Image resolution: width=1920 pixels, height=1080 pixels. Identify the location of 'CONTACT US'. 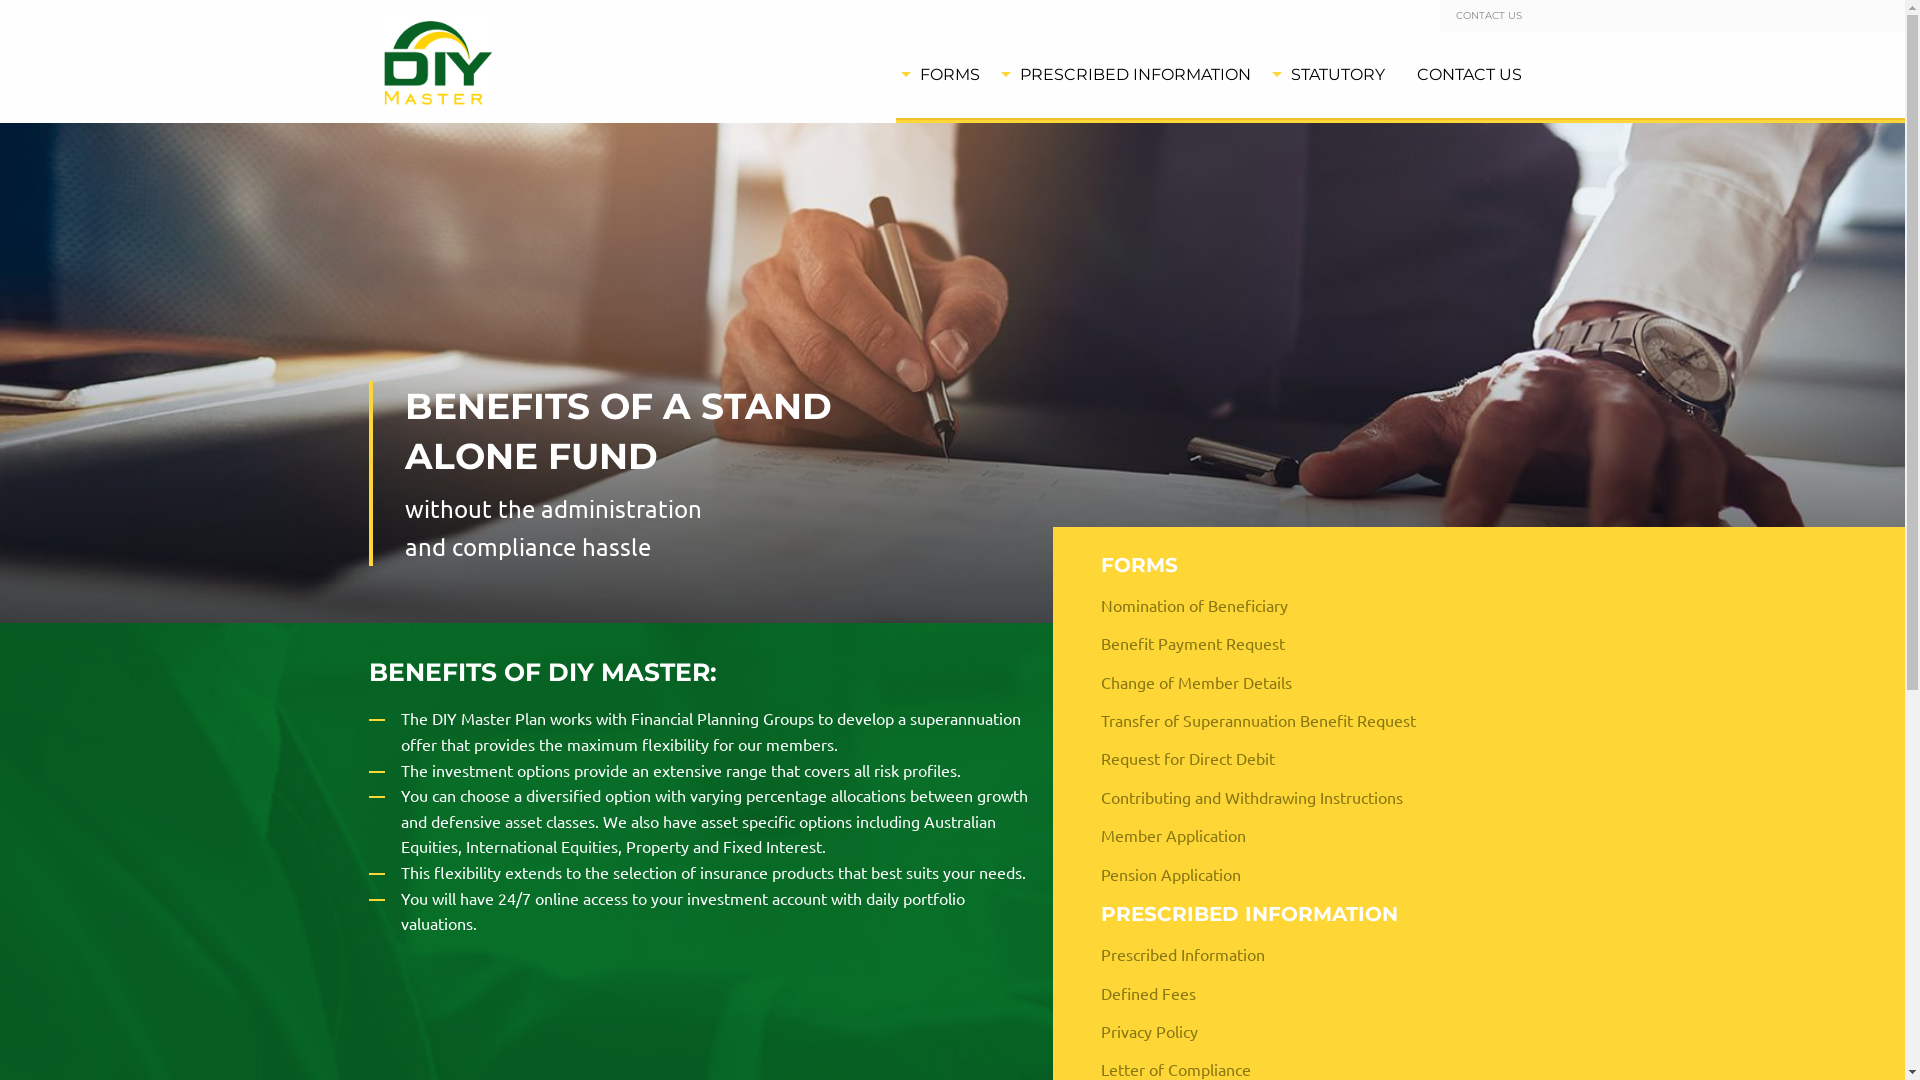
(1468, 73).